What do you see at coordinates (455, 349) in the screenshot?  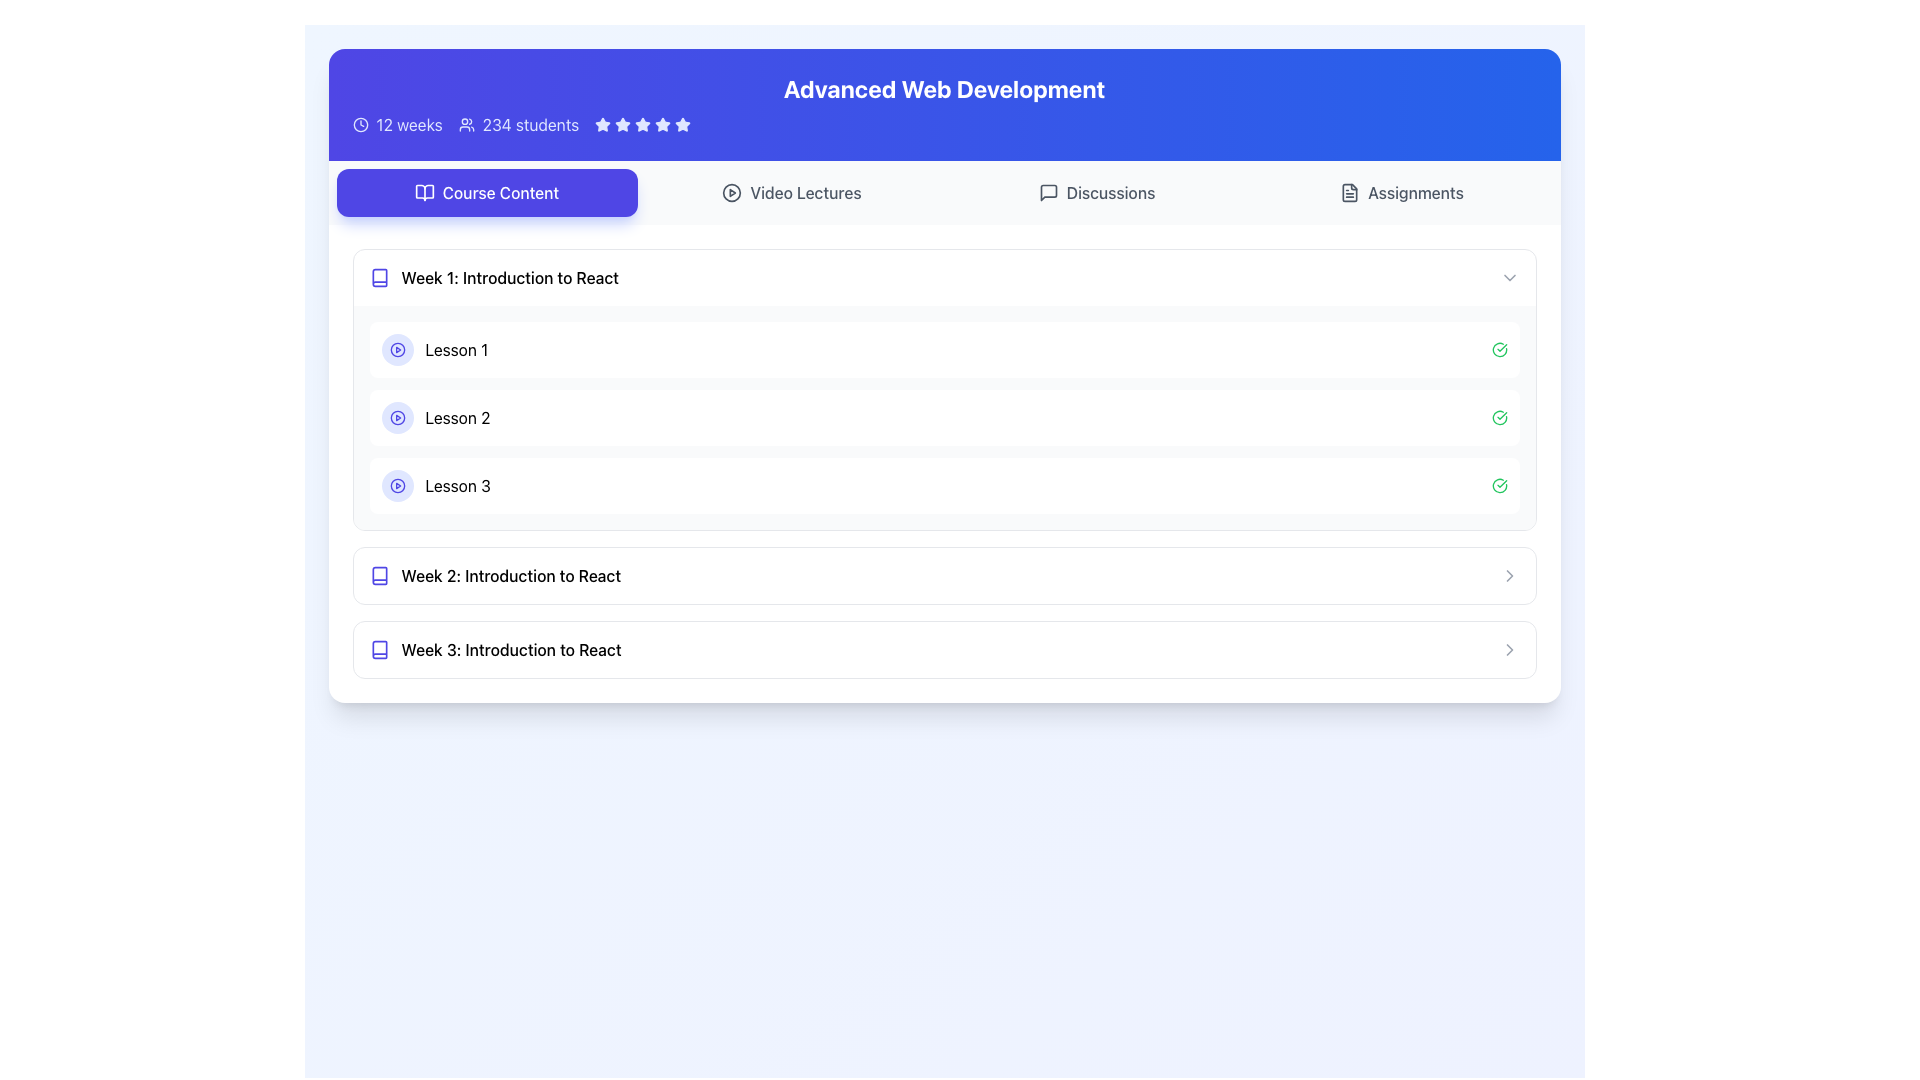 I see `the 'Lesson 1' text label, which is displayed in bold black font on a white background, located within the 'Course Content' section under 'Week 1: Introduction to React'` at bounding box center [455, 349].